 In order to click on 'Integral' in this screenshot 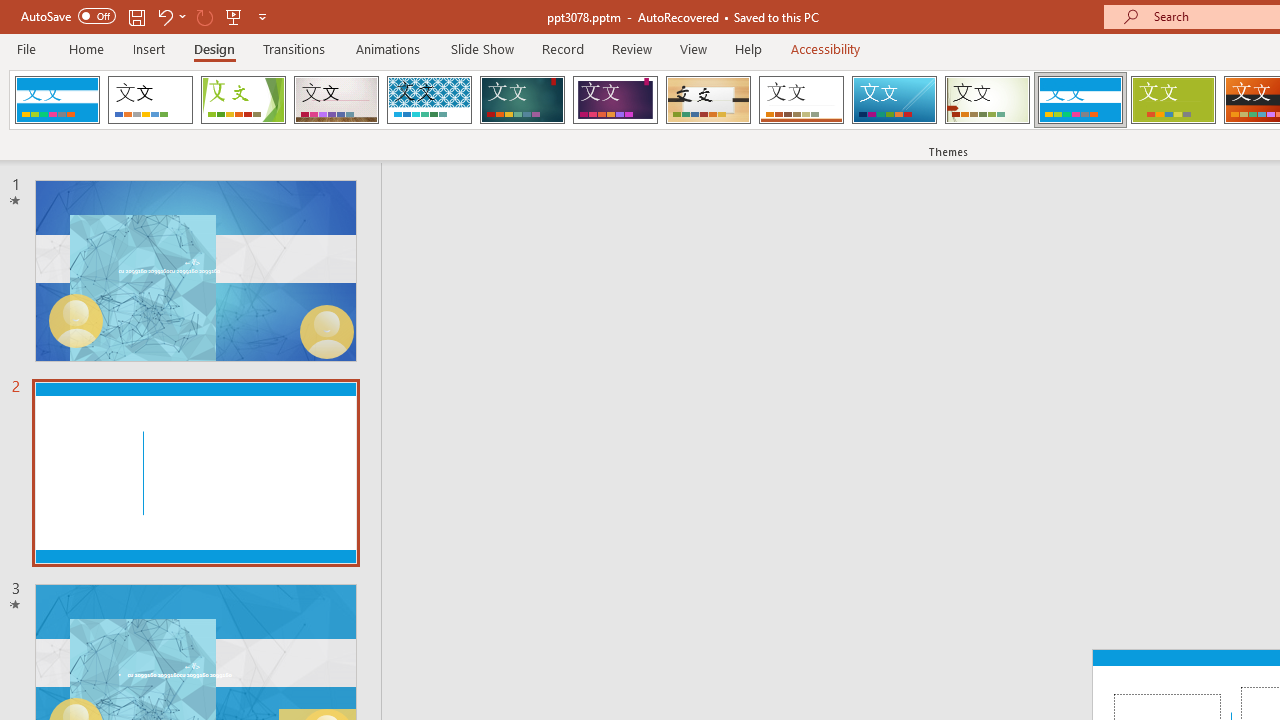, I will do `click(428, 100)`.